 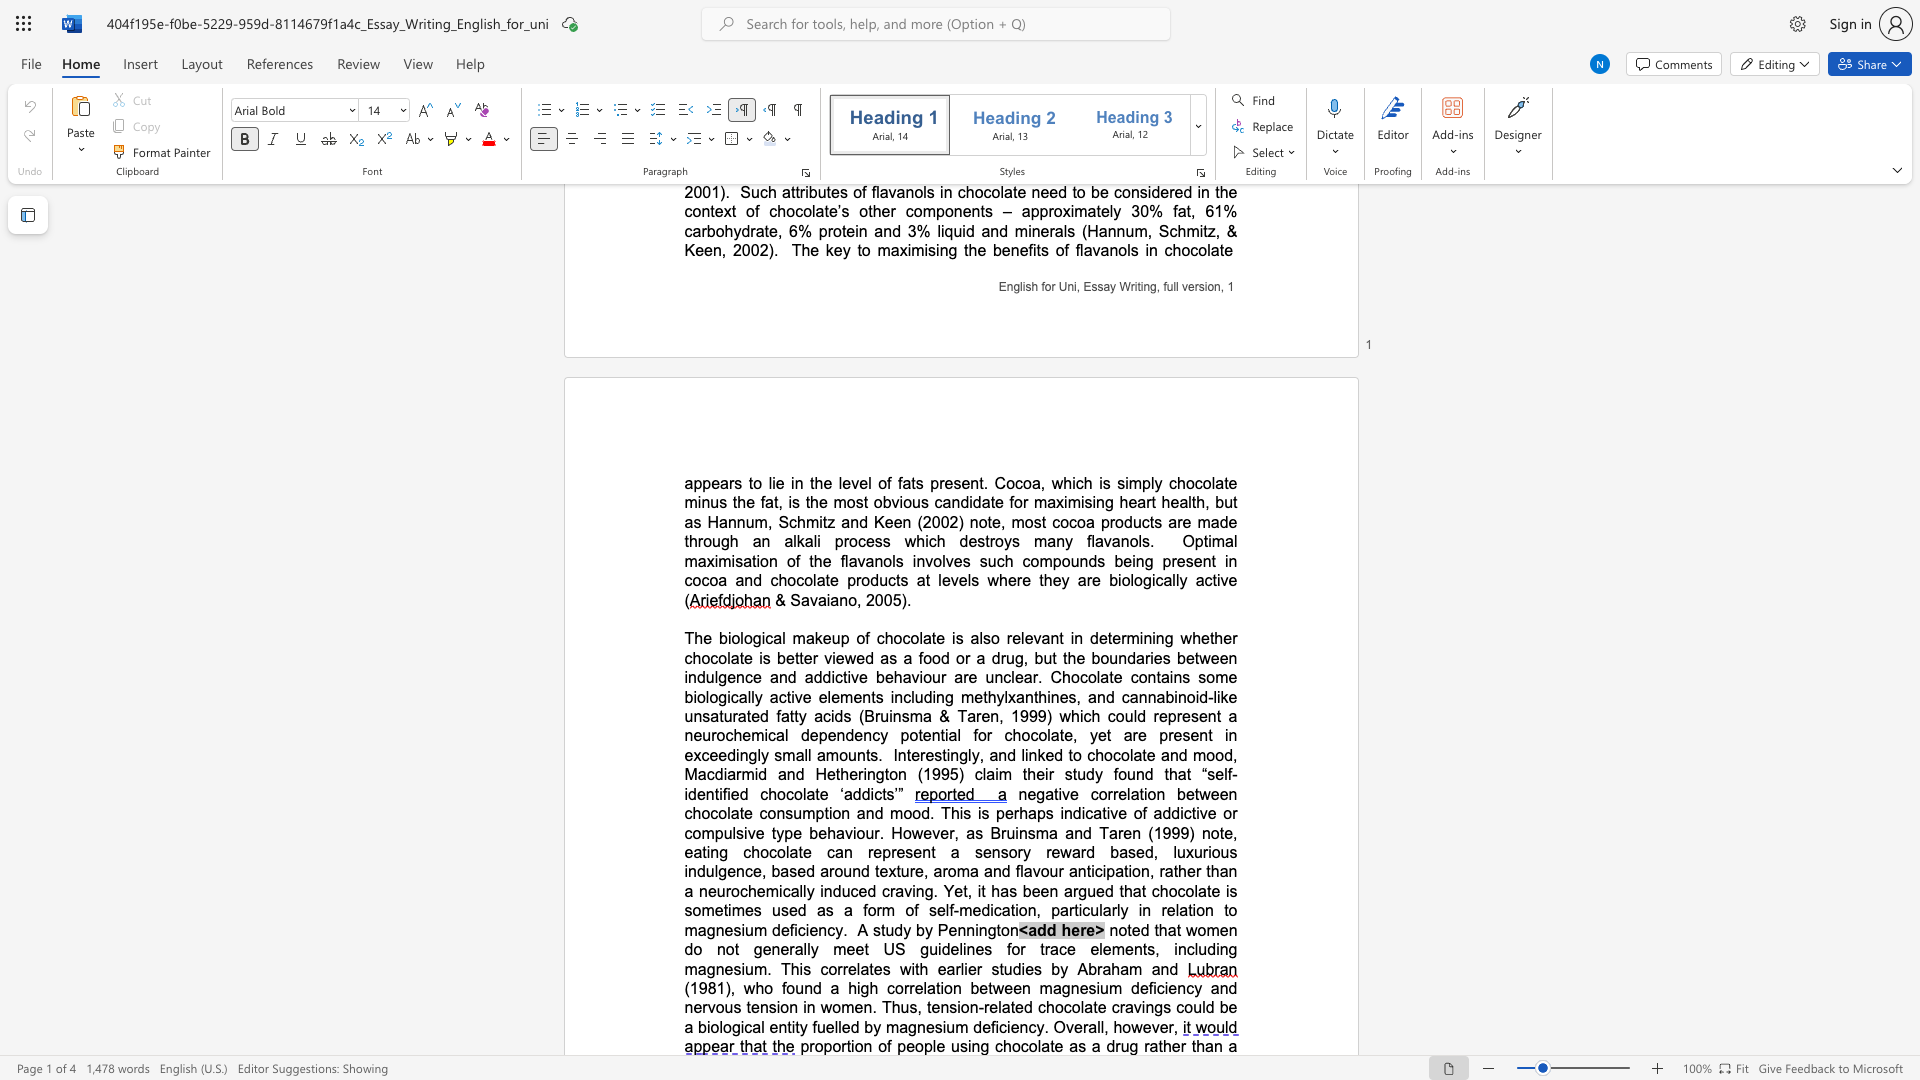 I want to click on the subset text "ogical makeup of chocol" within the text "The biological makeup of chocolate is also relevant in", so click(x=742, y=638).